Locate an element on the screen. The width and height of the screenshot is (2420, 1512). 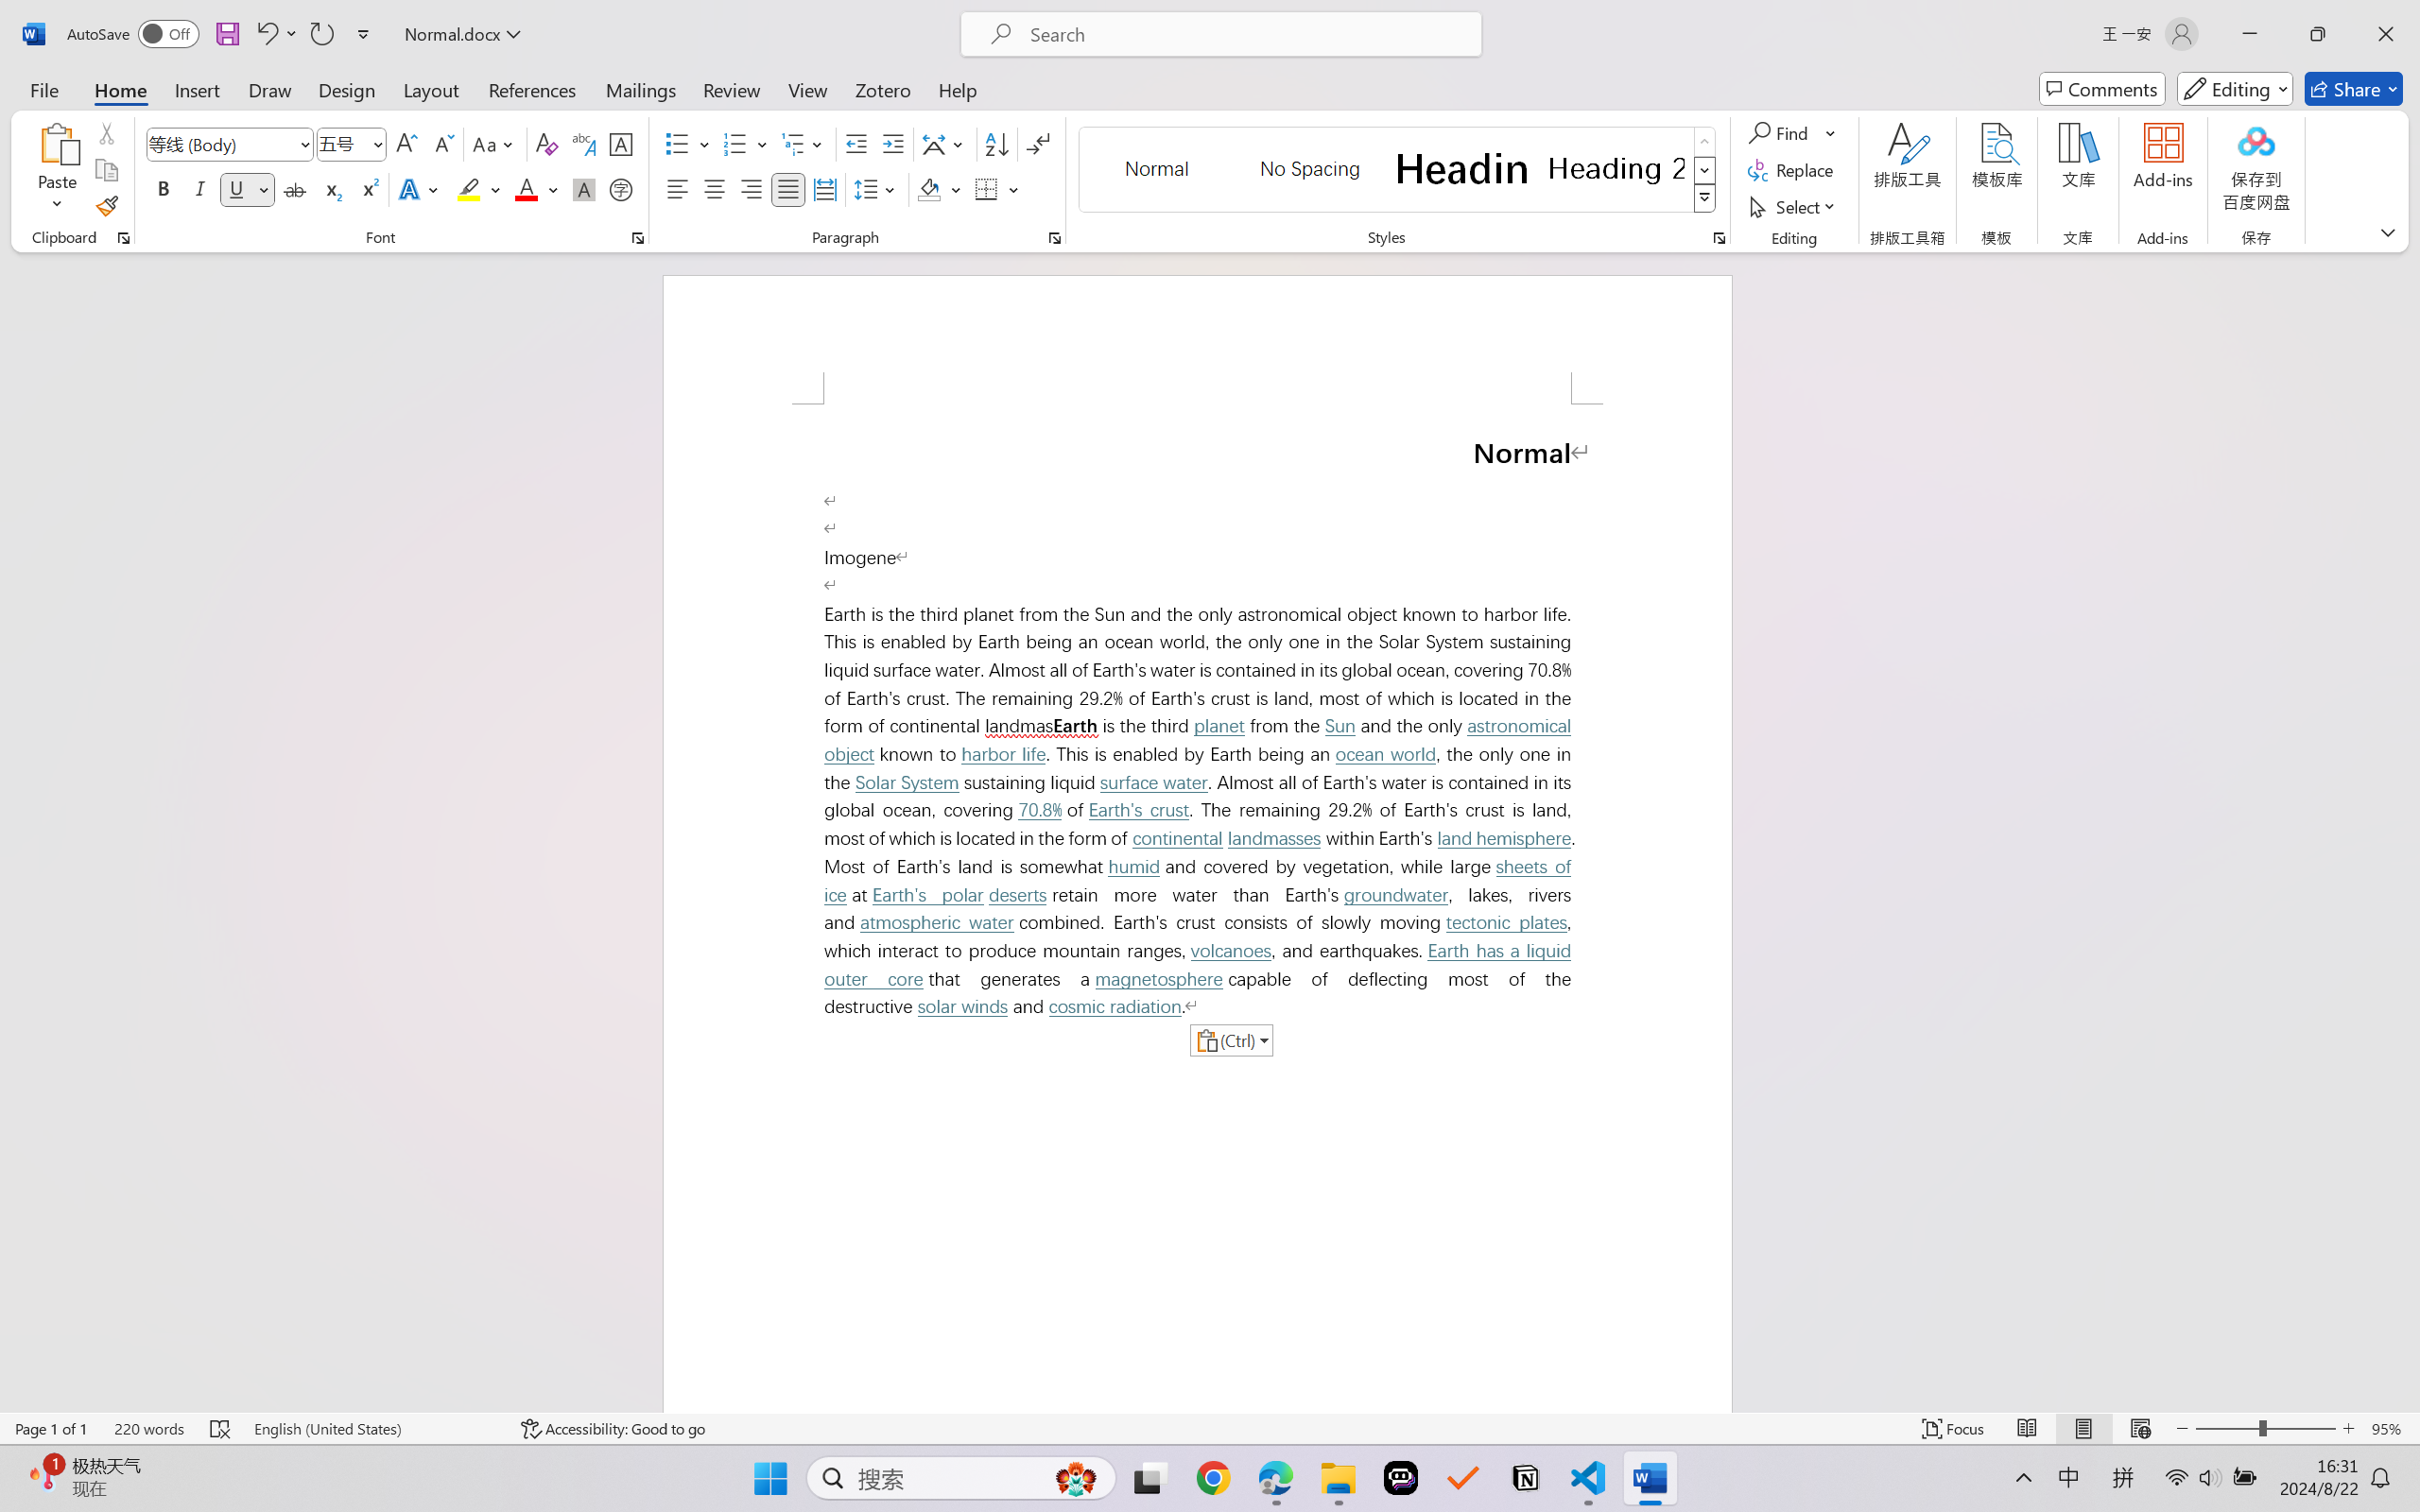
'Sun' is located at coordinates (1340, 726).